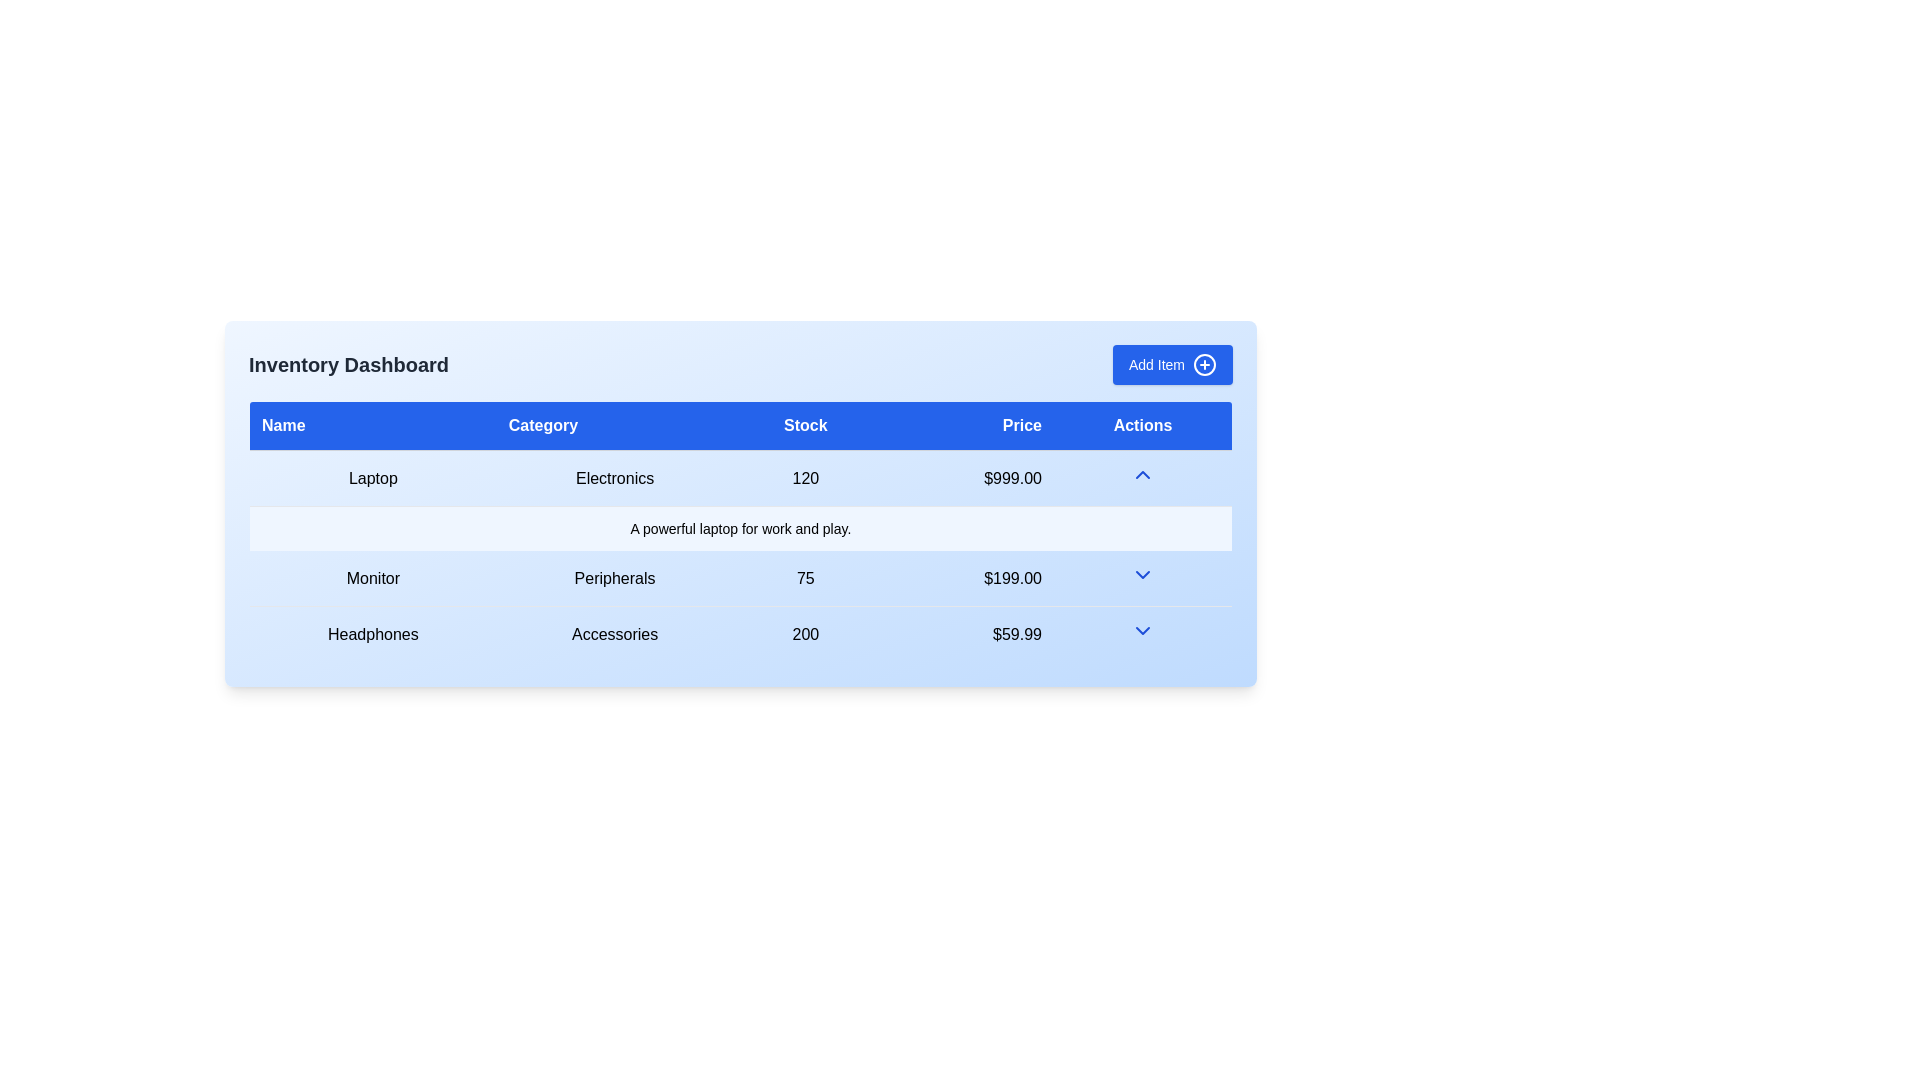  What do you see at coordinates (1203, 365) in the screenshot?
I see `the circular outline of the 'Add Item' button, which indicates the 'add' functionality, located at the top right of the interface` at bounding box center [1203, 365].